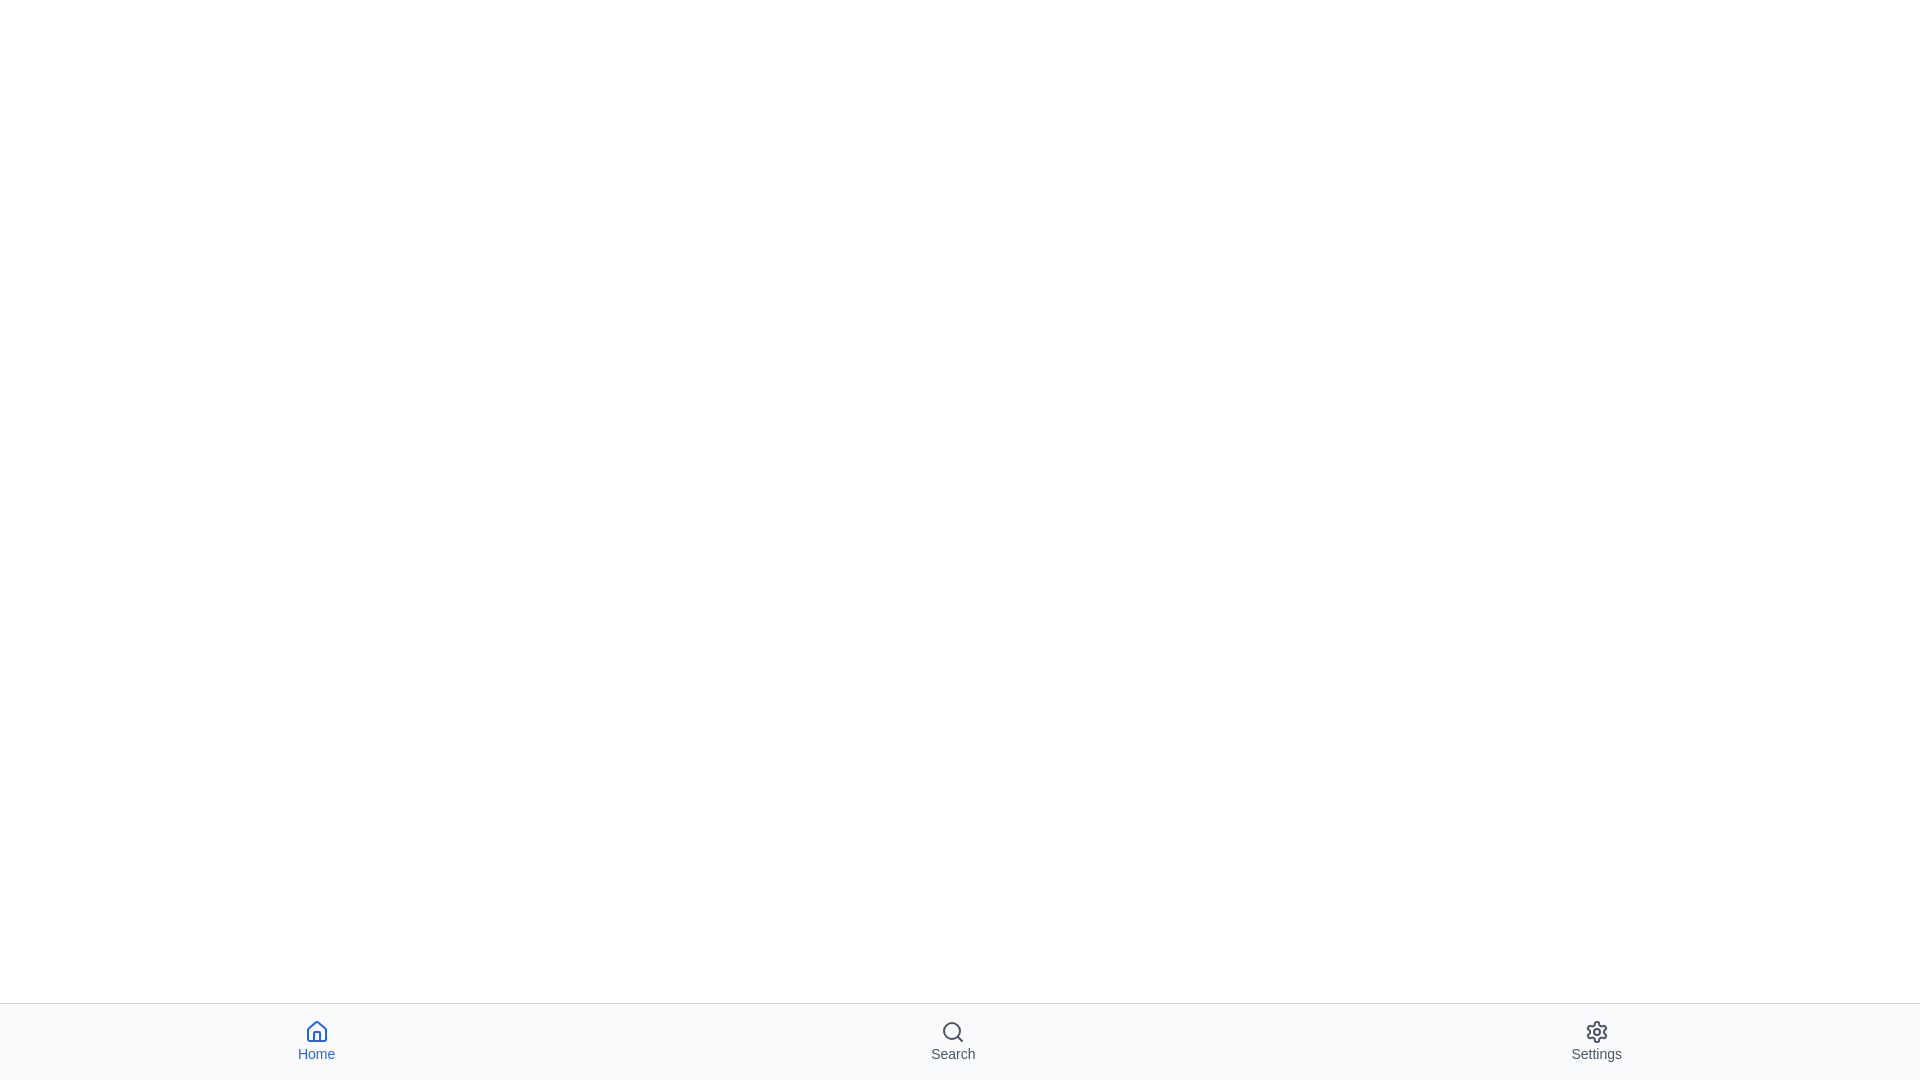 The image size is (1920, 1080). What do you see at coordinates (952, 1032) in the screenshot?
I see `the search icon, which is represented by a magnifying glass graphic` at bounding box center [952, 1032].